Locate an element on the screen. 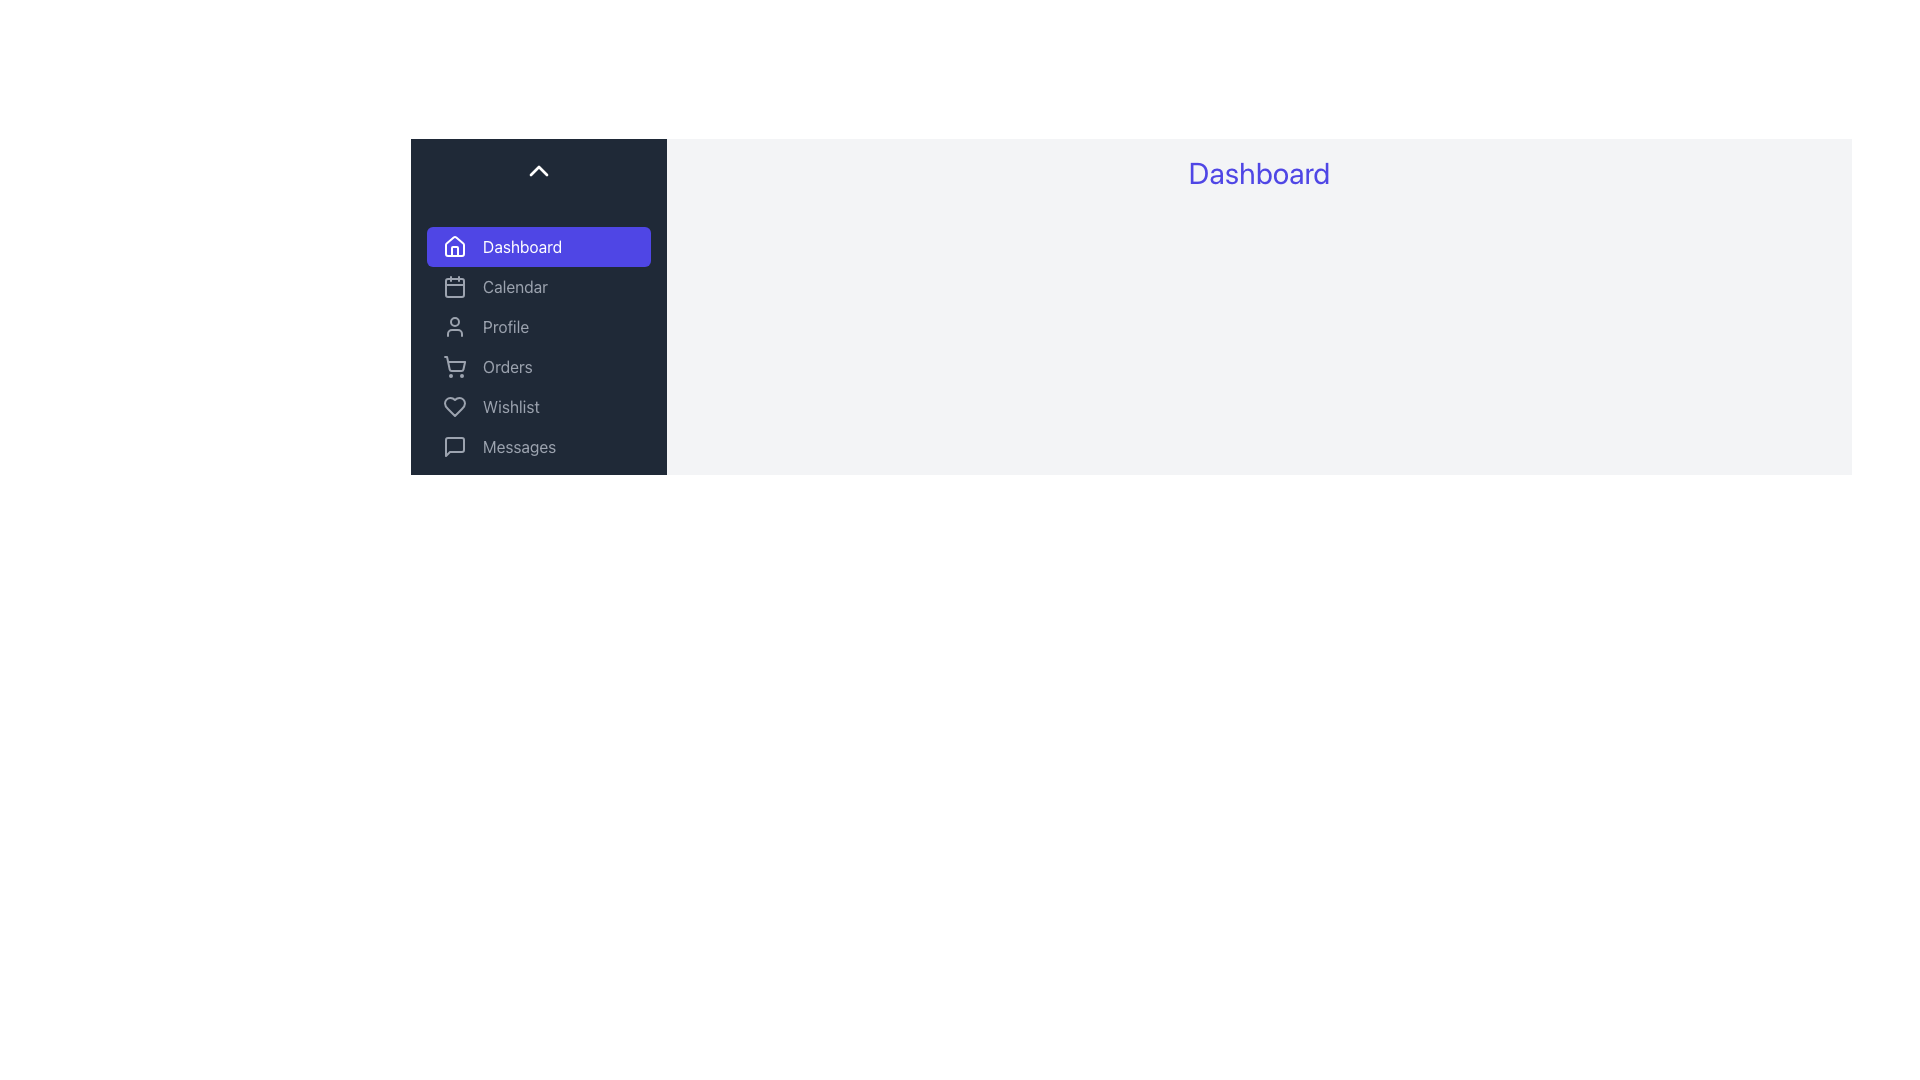 The image size is (1920, 1080). the 'Orders' text label in the sidebar menu, which is styled in light gray and positioned below the 'Profile' item and above the 'Wishlist' item is located at coordinates (507, 366).